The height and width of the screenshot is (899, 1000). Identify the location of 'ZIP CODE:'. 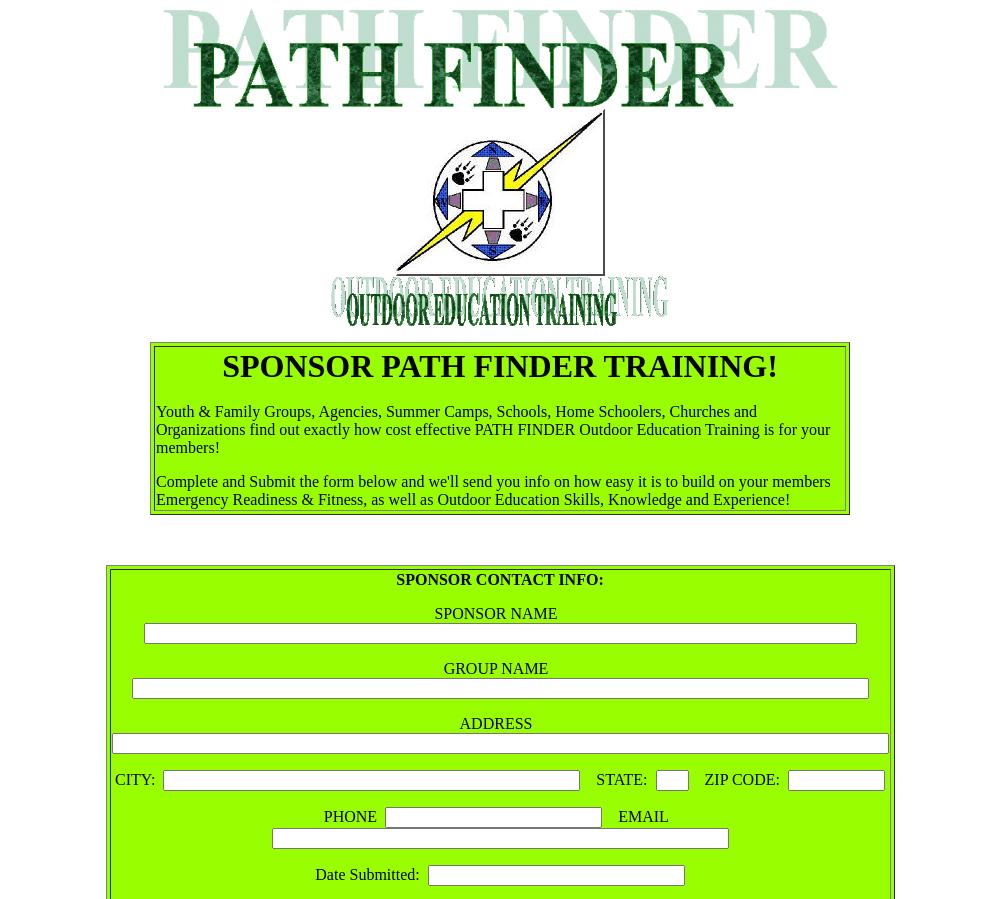
(744, 779).